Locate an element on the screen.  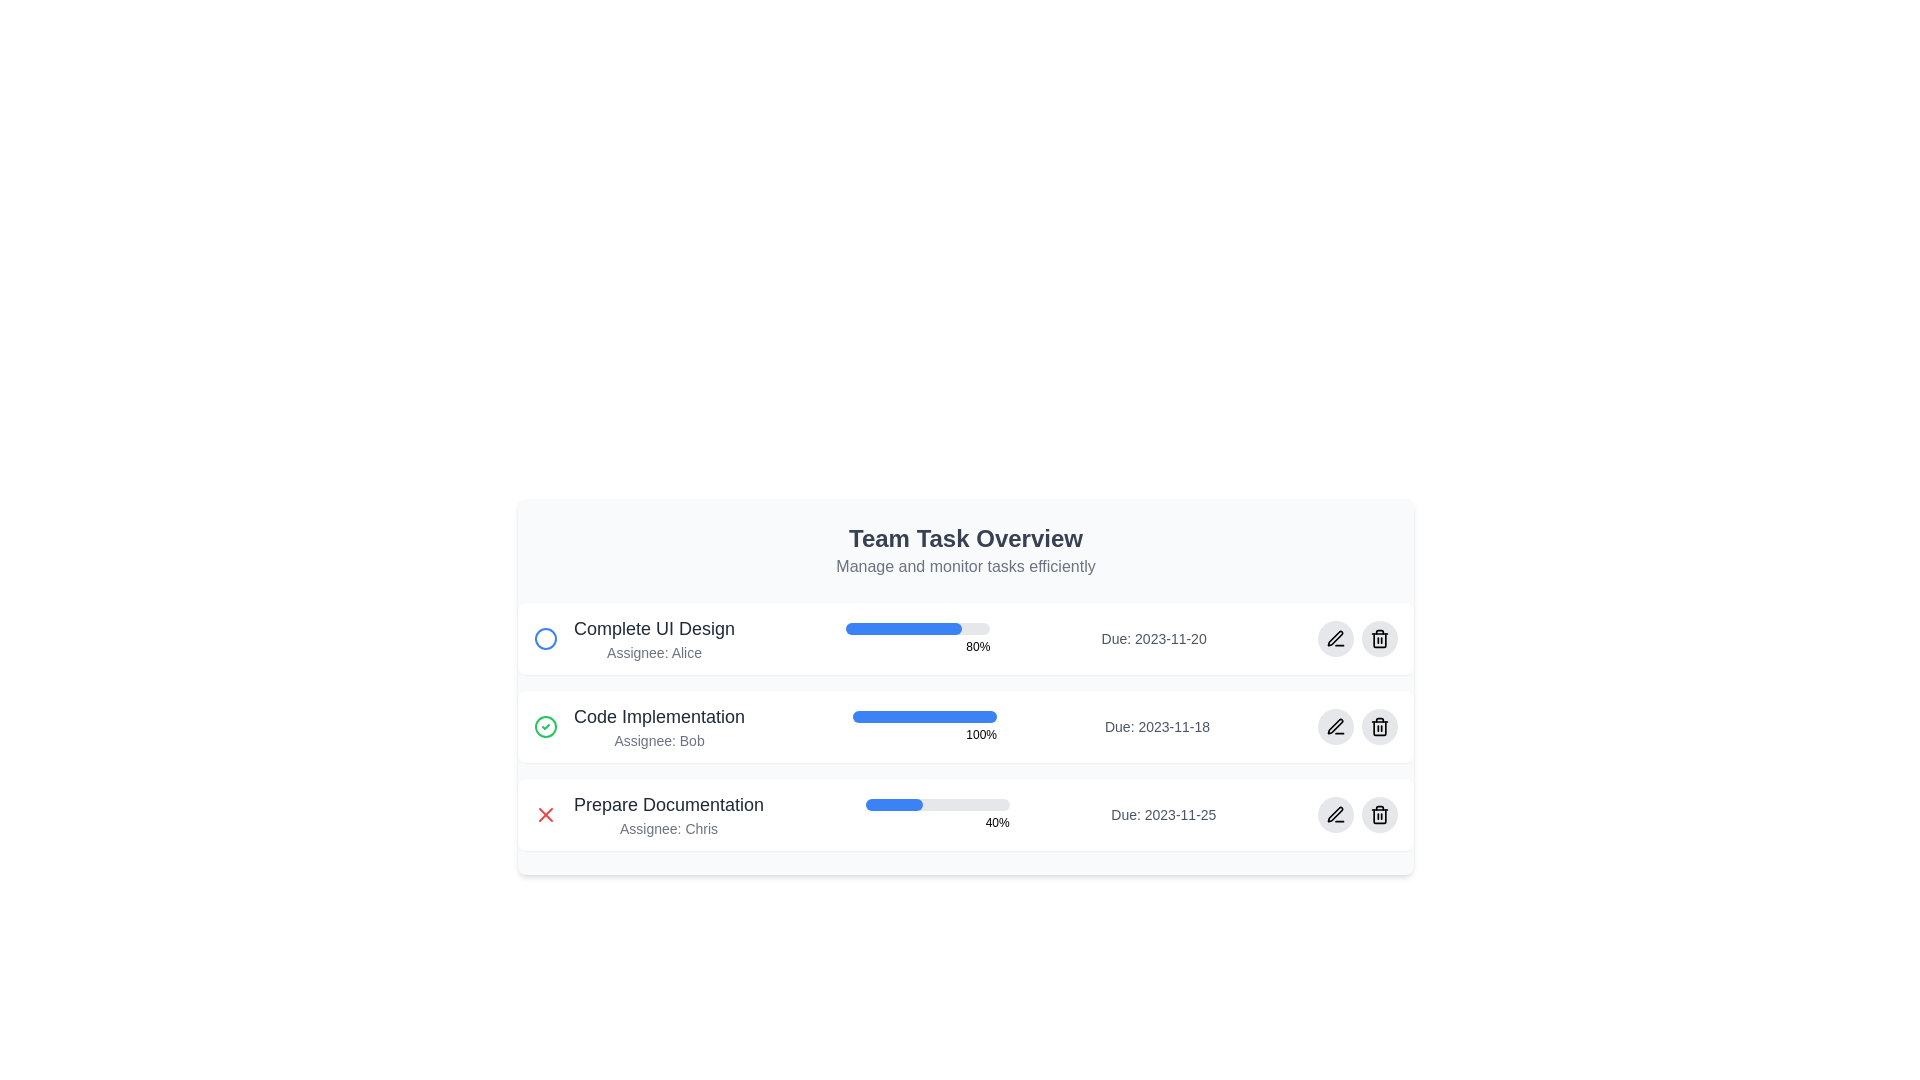
the progress bar indicating 80% completion for the task 'Complete UI Design' is located at coordinates (917, 627).